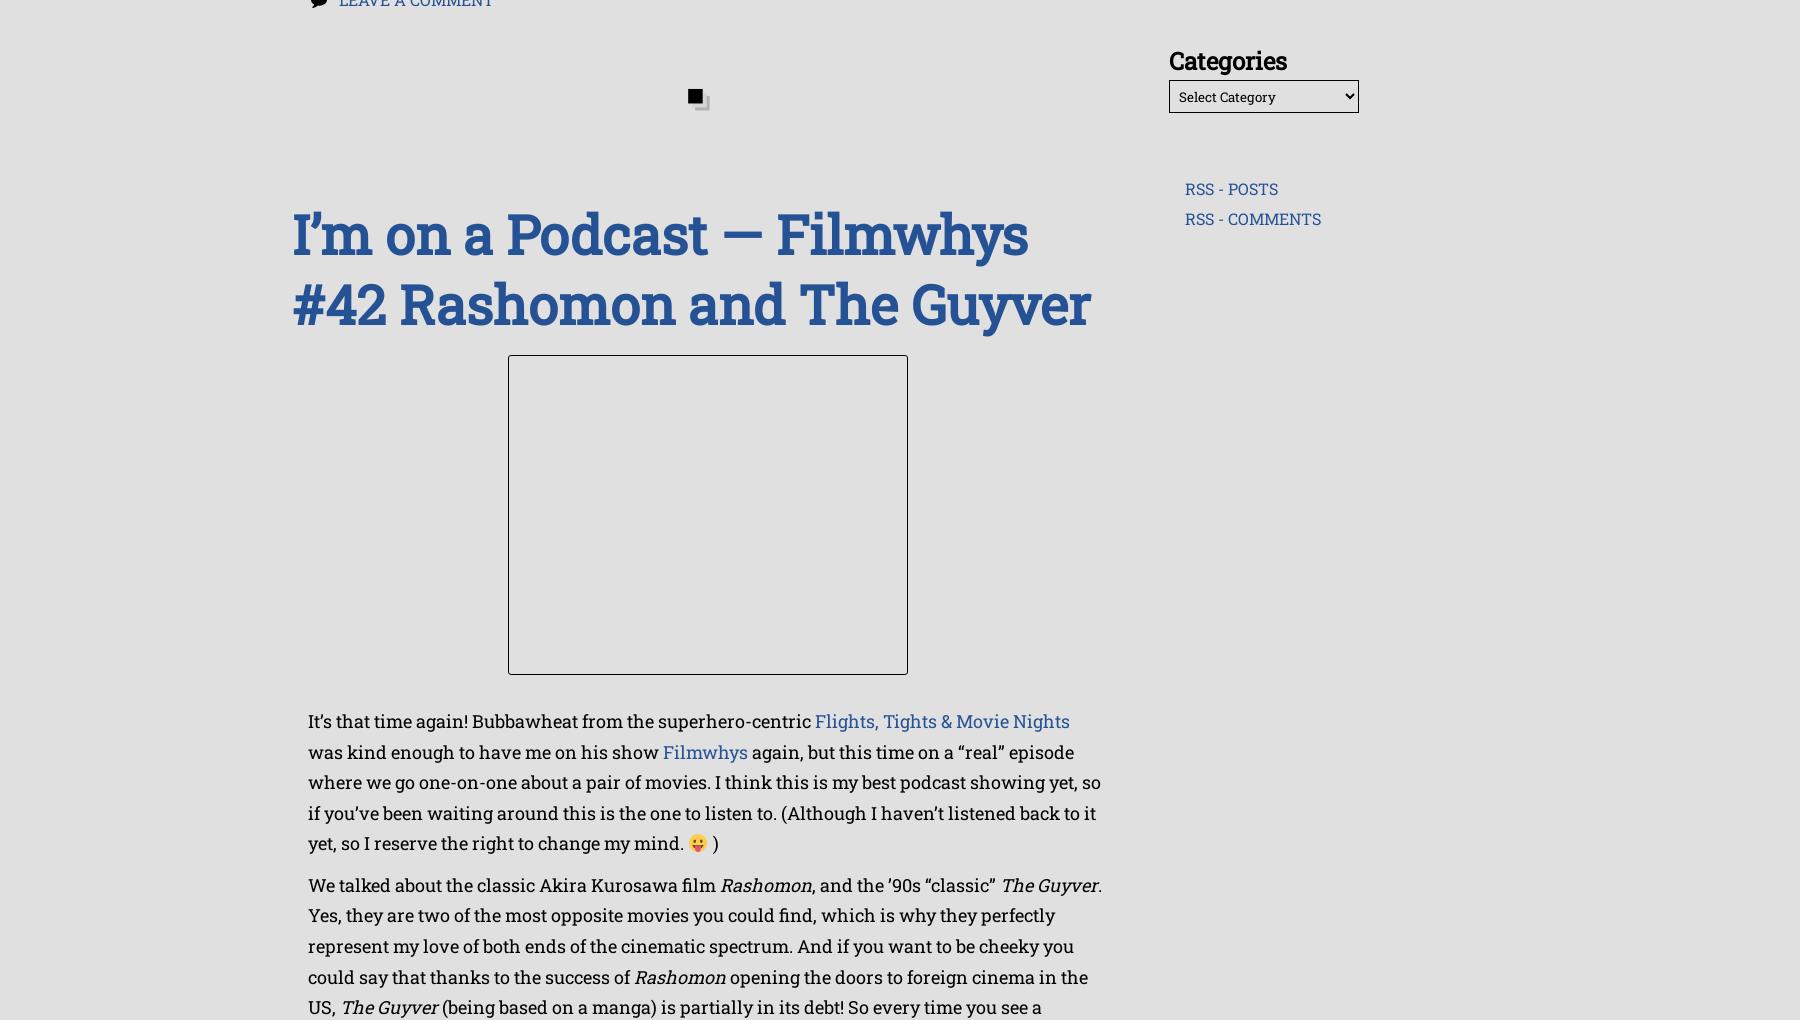  What do you see at coordinates (1226, 60) in the screenshot?
I see `'Categories'` at bounding box center [1226, 60].